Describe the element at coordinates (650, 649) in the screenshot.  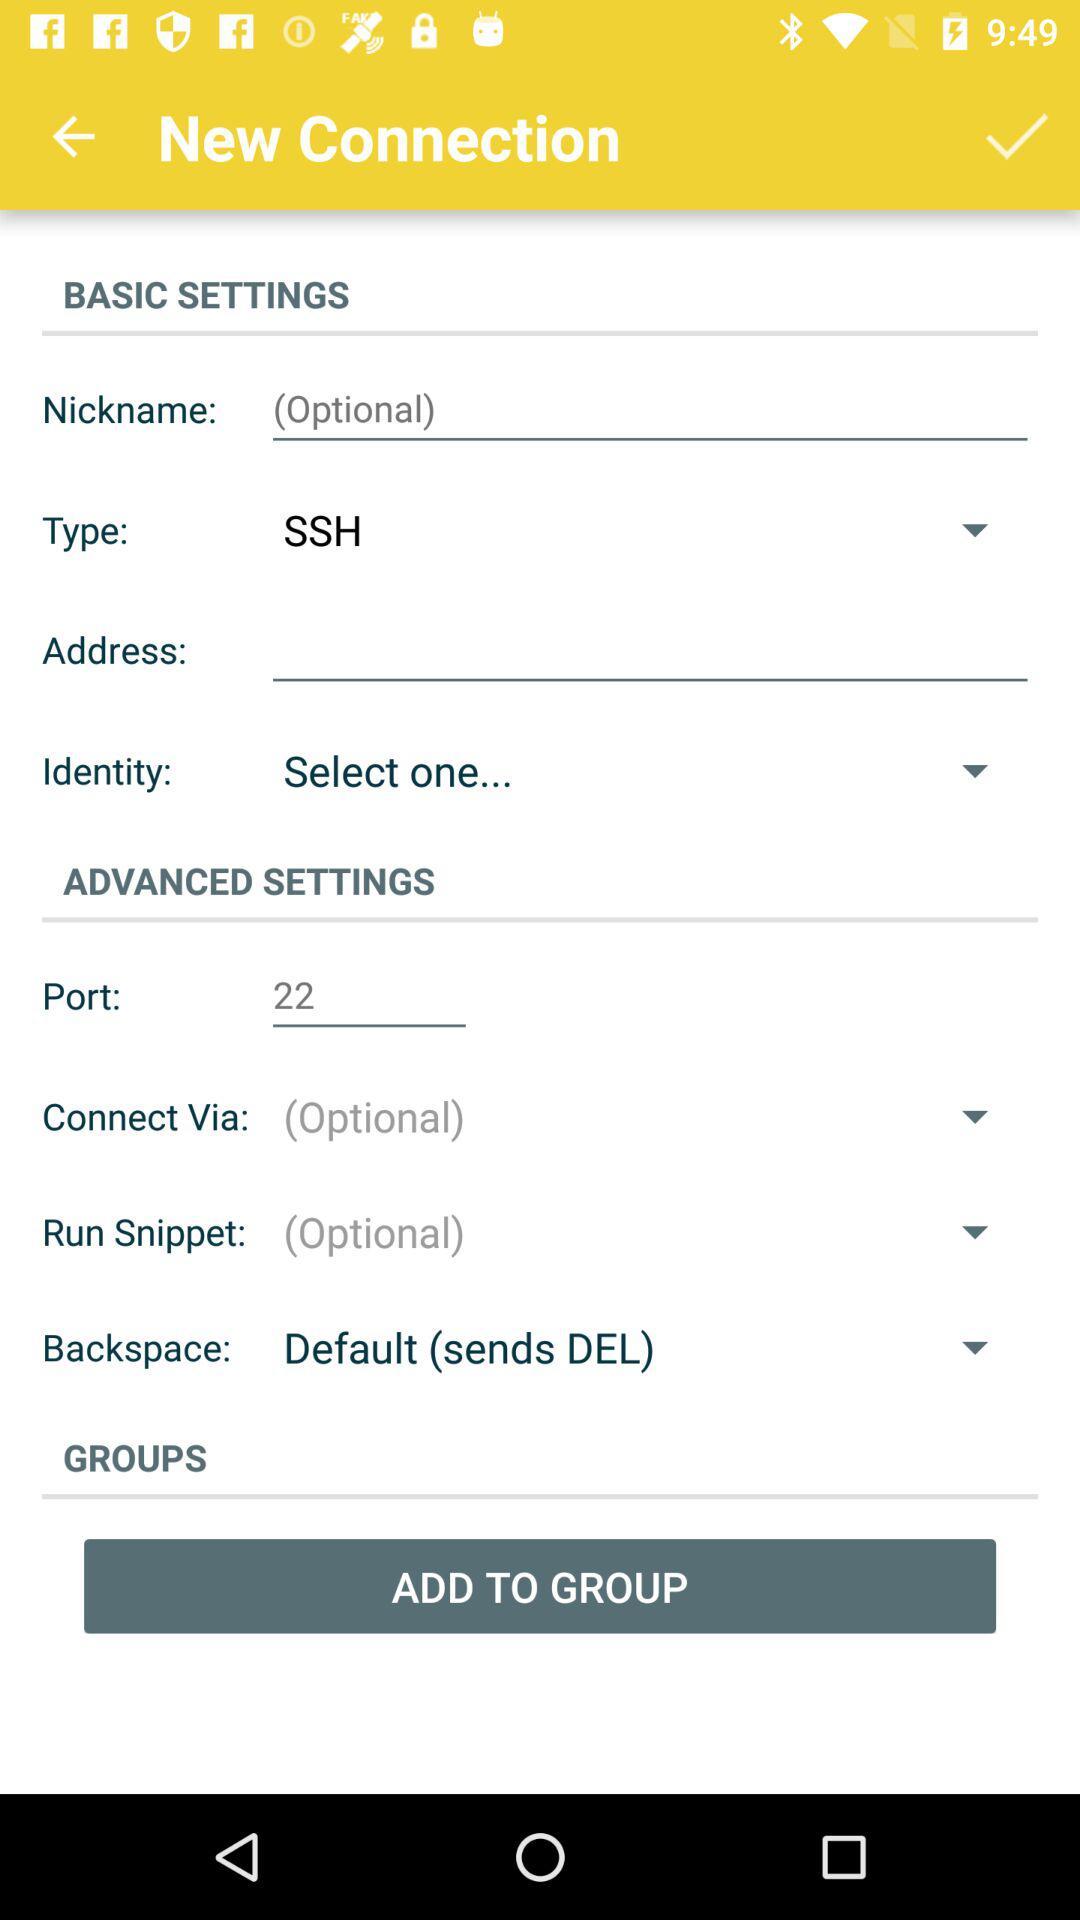
I see `address` at that location.